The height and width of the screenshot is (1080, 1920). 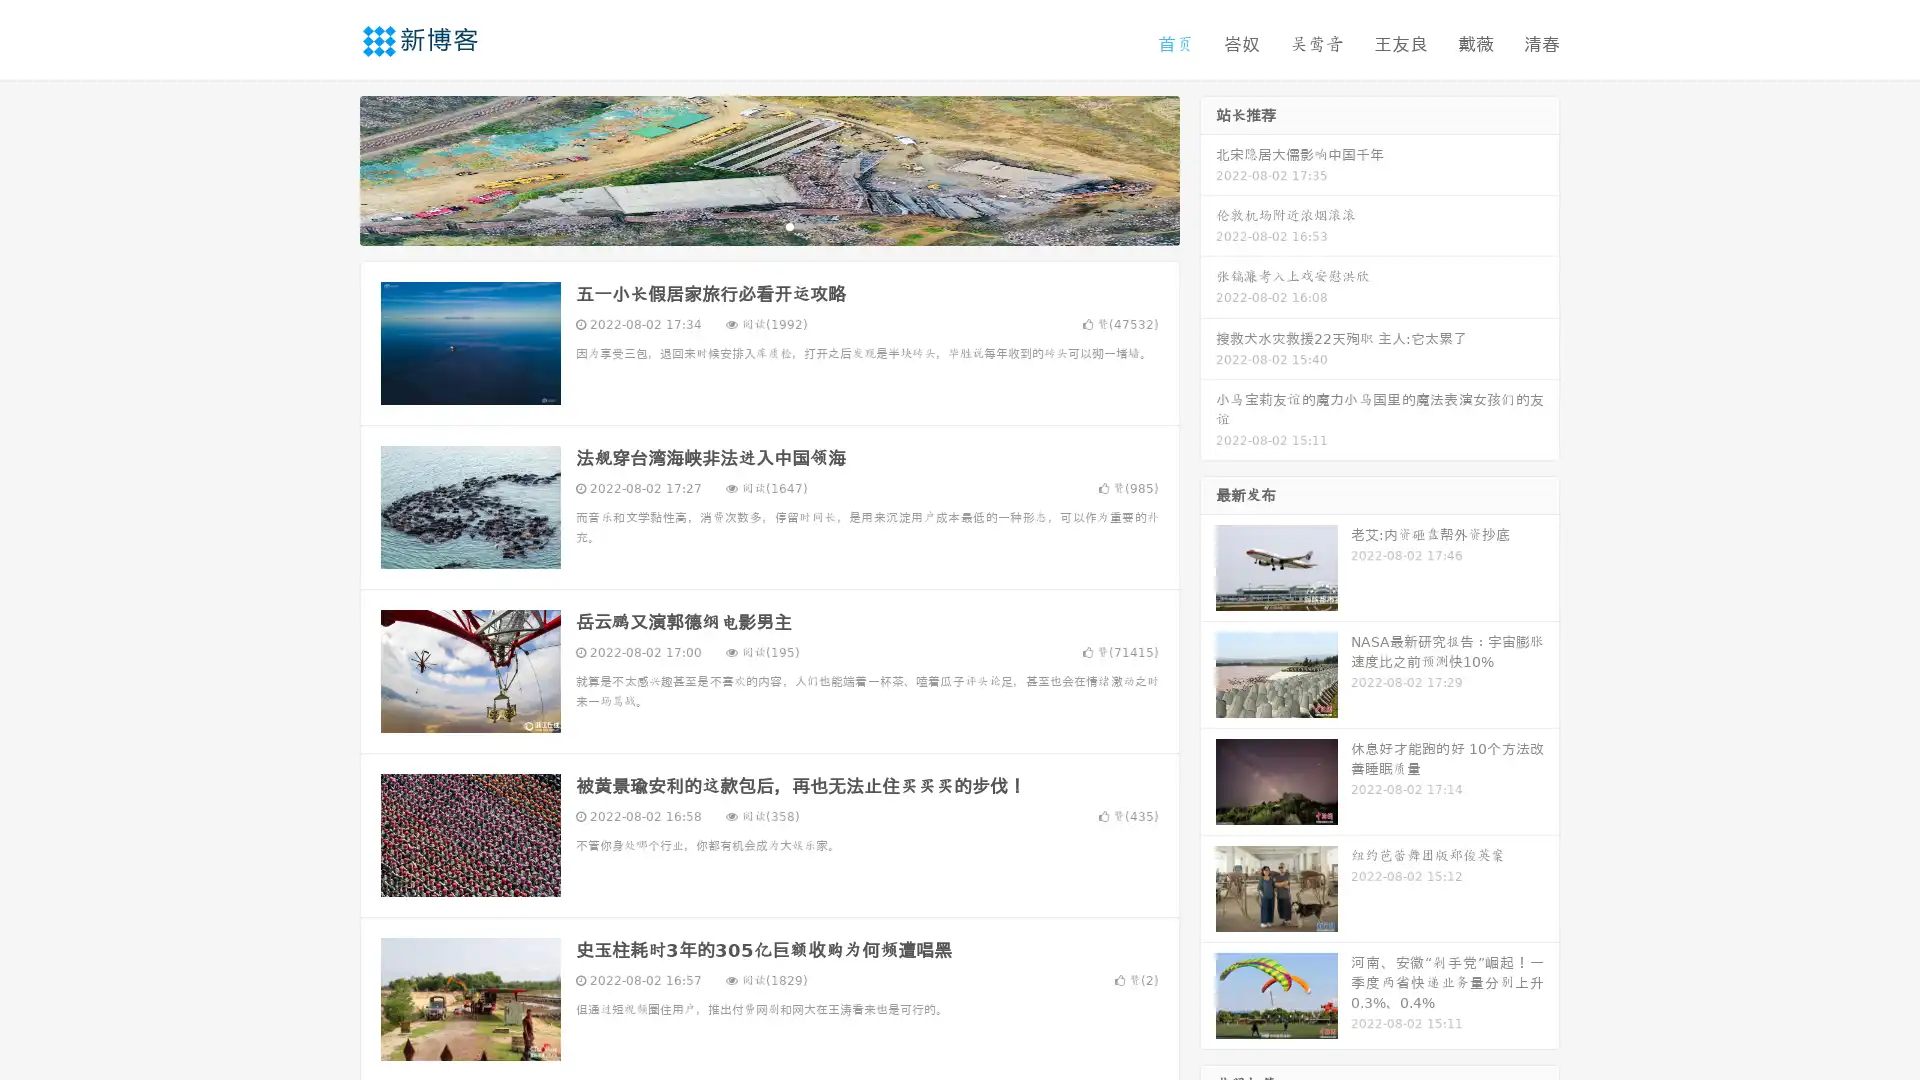 I want to click on Previous slide, so click(x=330, y=168).